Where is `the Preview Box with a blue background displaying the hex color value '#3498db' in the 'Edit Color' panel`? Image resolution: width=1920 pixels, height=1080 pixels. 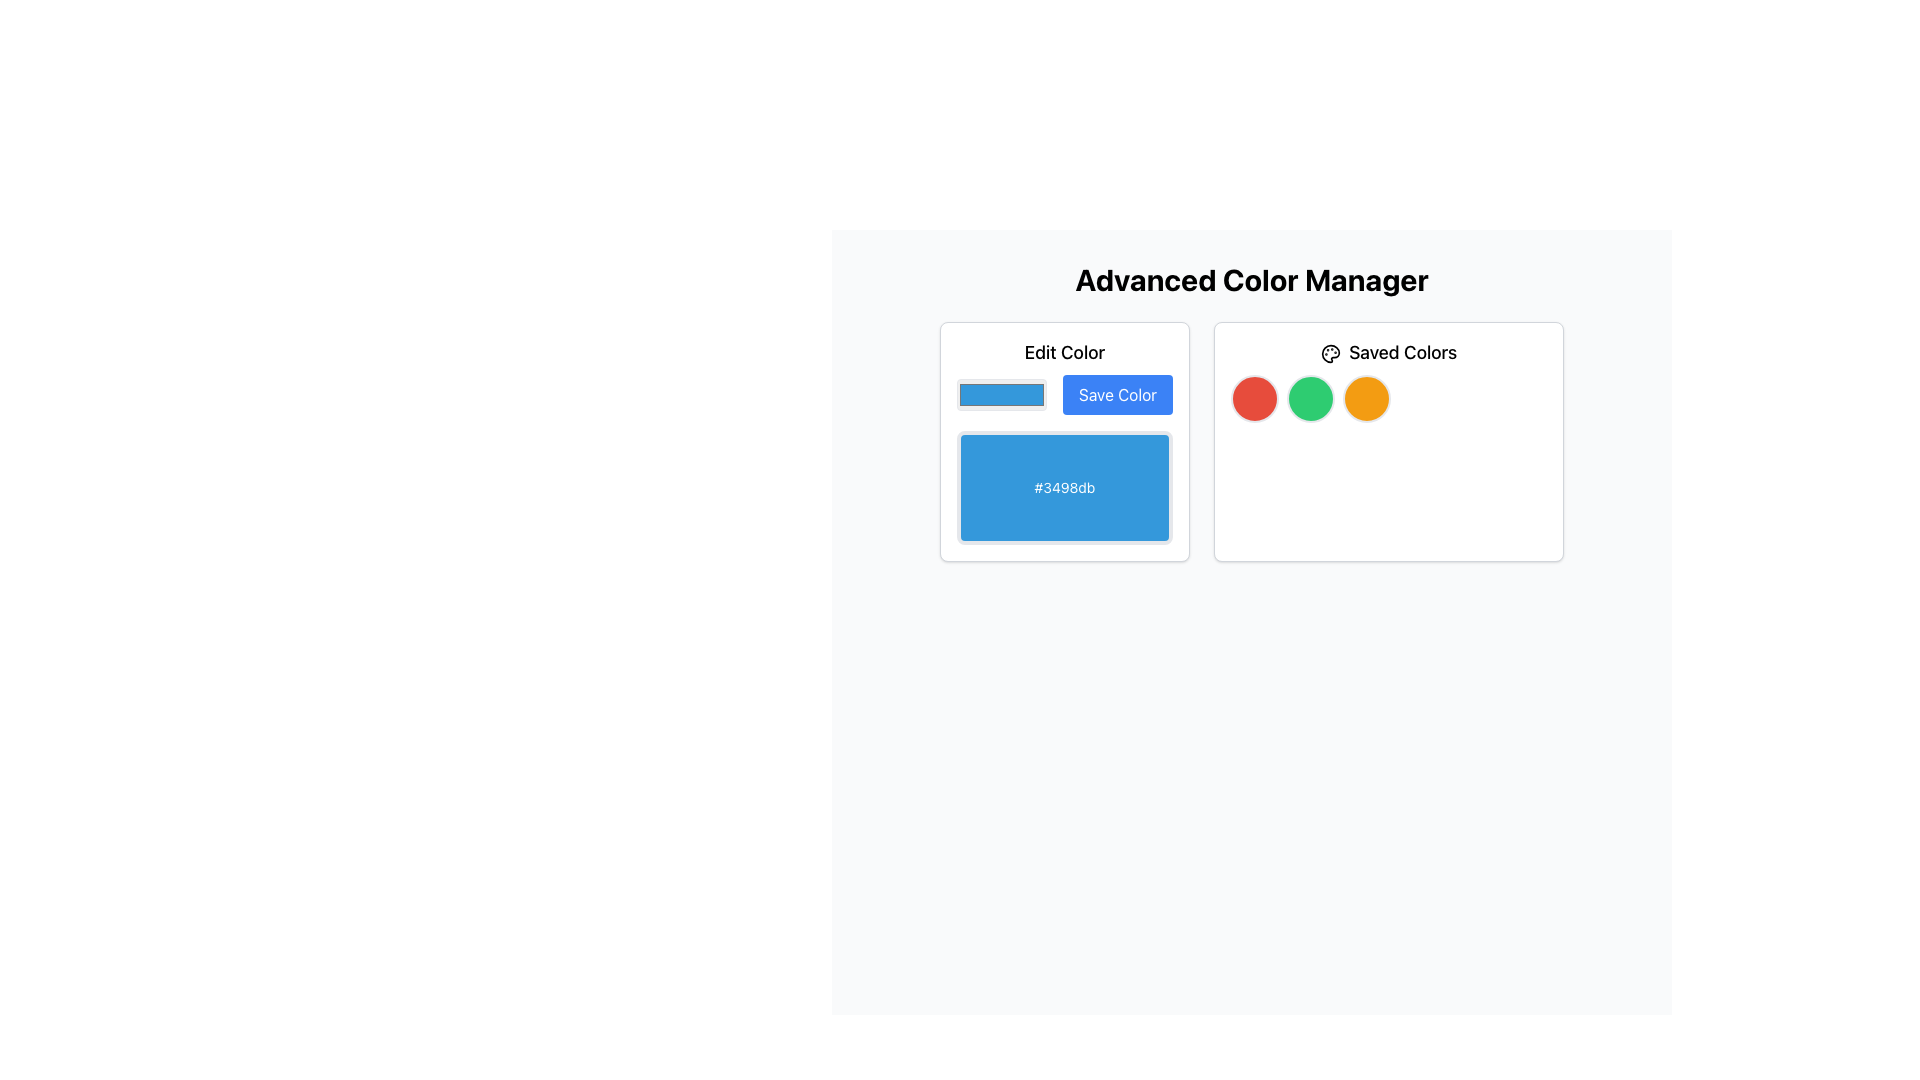 the Preview Box with a blue background displaying the hex color value '#3498db' in the 'Edit Color' panel is located at coordinates (1064, 488).